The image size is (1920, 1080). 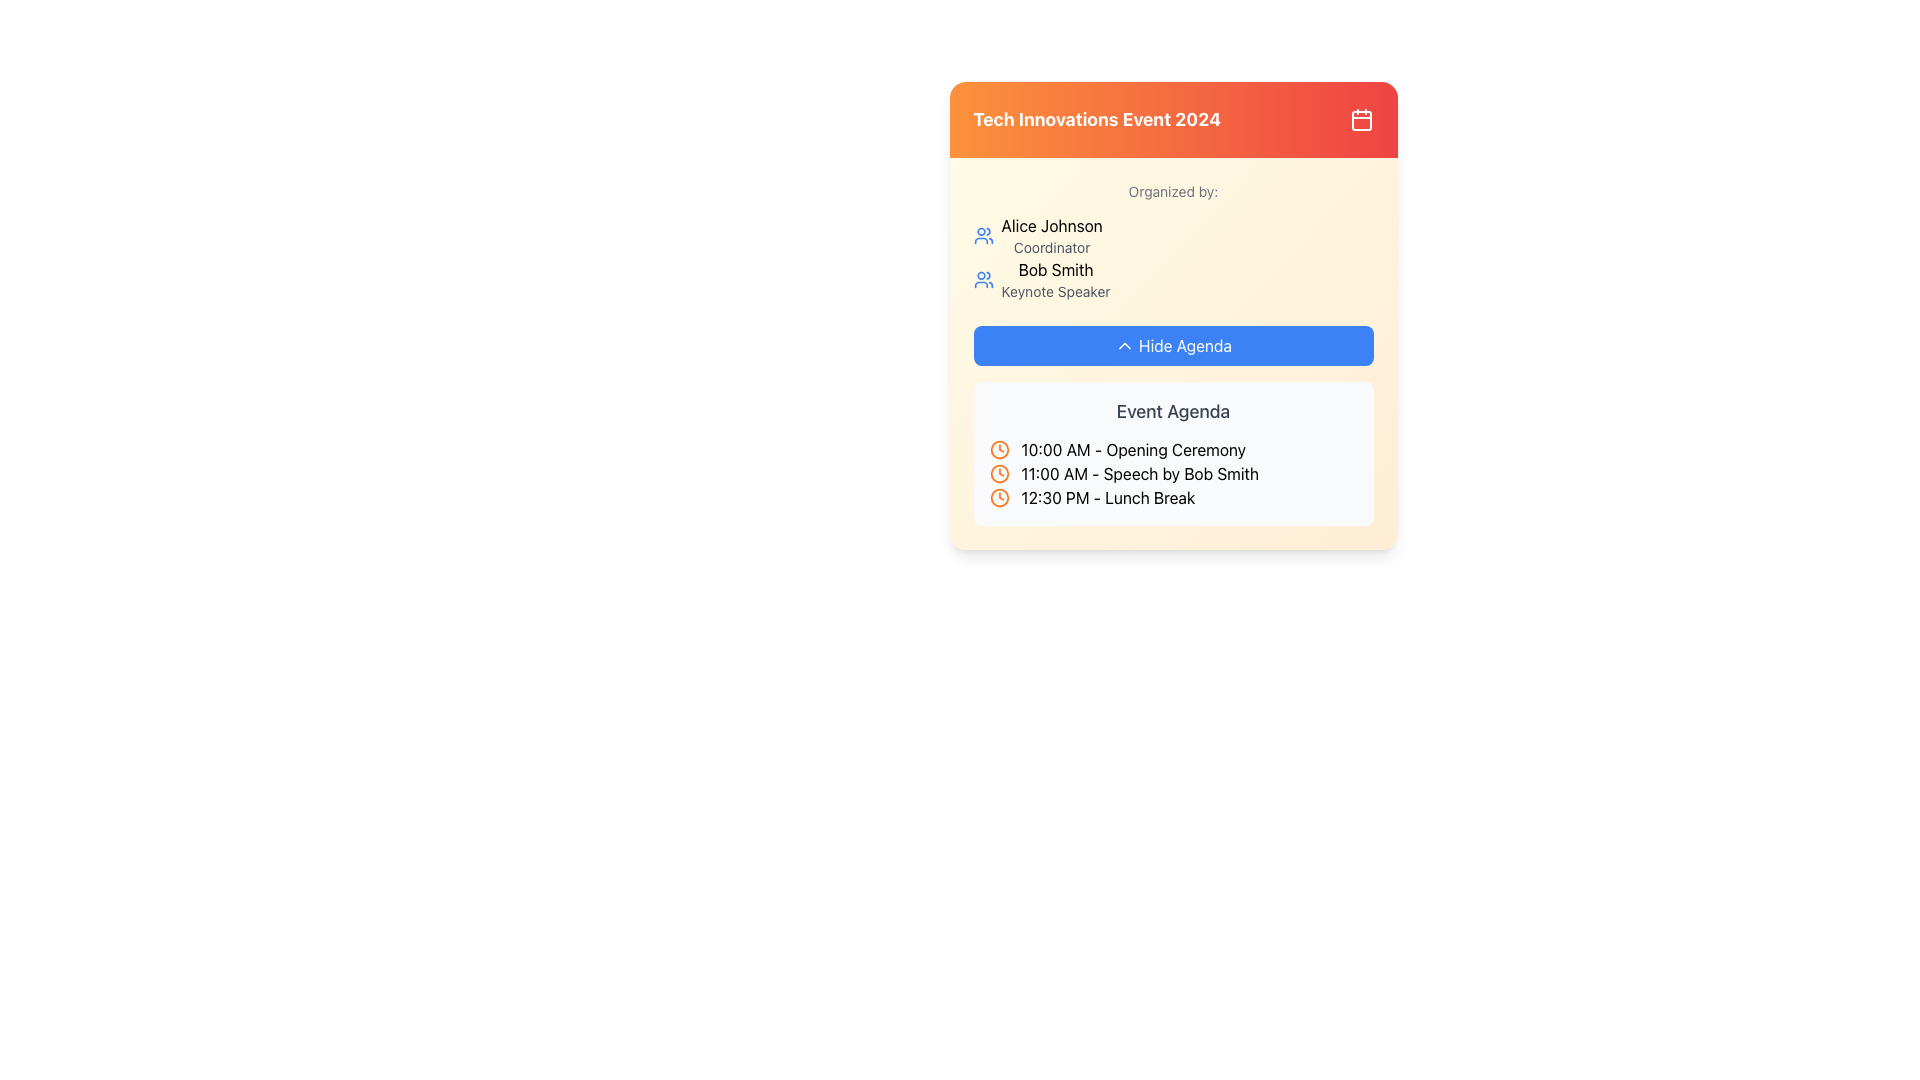 What do you see at coordinates (1173, 345) in the screenshot?
I see `the 'Hide Agenda' button with a blue background and white text` at bounding box center [1173, 345].